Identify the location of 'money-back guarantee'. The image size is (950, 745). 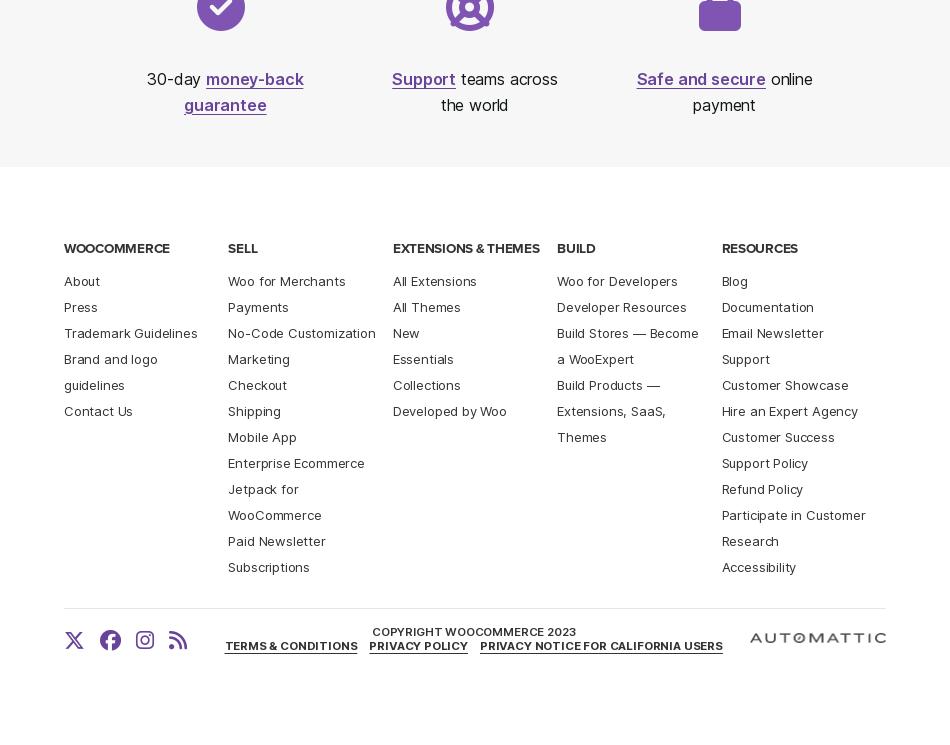
(242, 91).